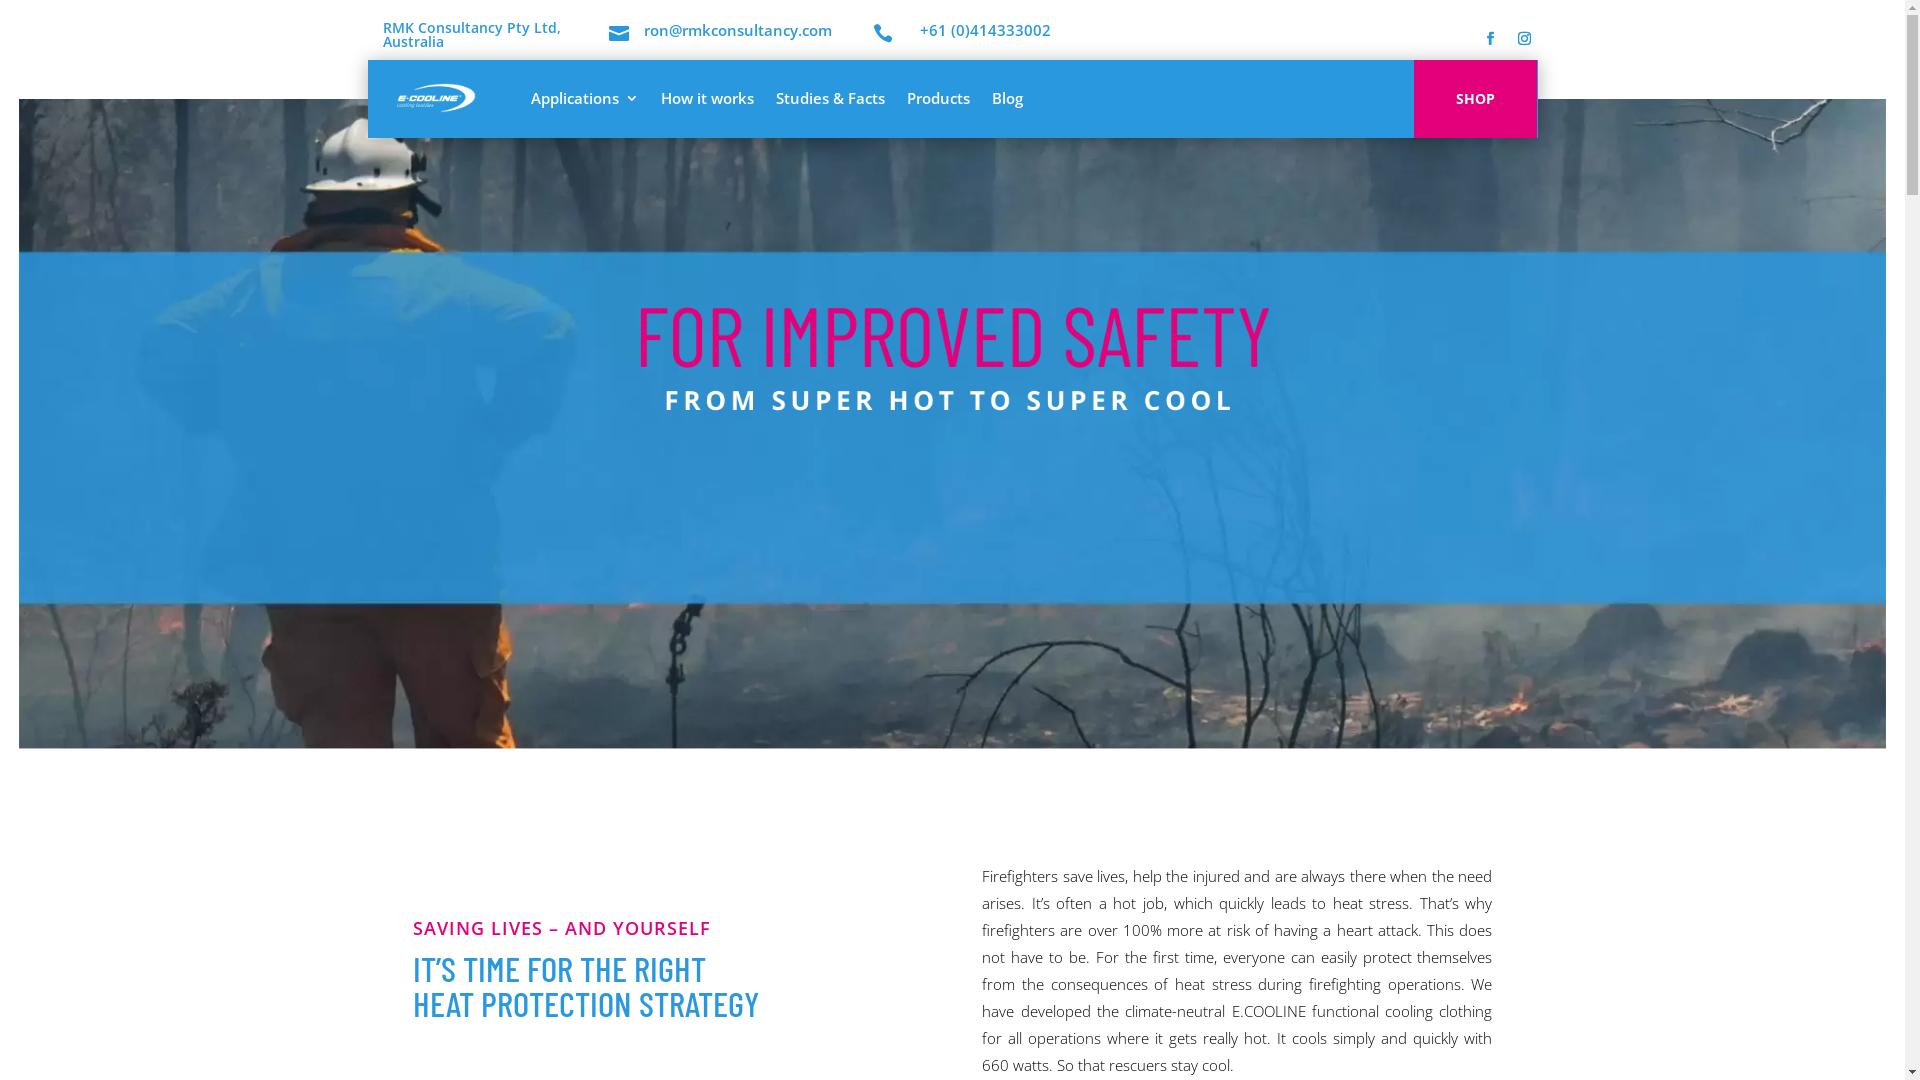  Describe the element at coordinates (1475, 99) in the screenshot. I see `'SHOP'` at that location.